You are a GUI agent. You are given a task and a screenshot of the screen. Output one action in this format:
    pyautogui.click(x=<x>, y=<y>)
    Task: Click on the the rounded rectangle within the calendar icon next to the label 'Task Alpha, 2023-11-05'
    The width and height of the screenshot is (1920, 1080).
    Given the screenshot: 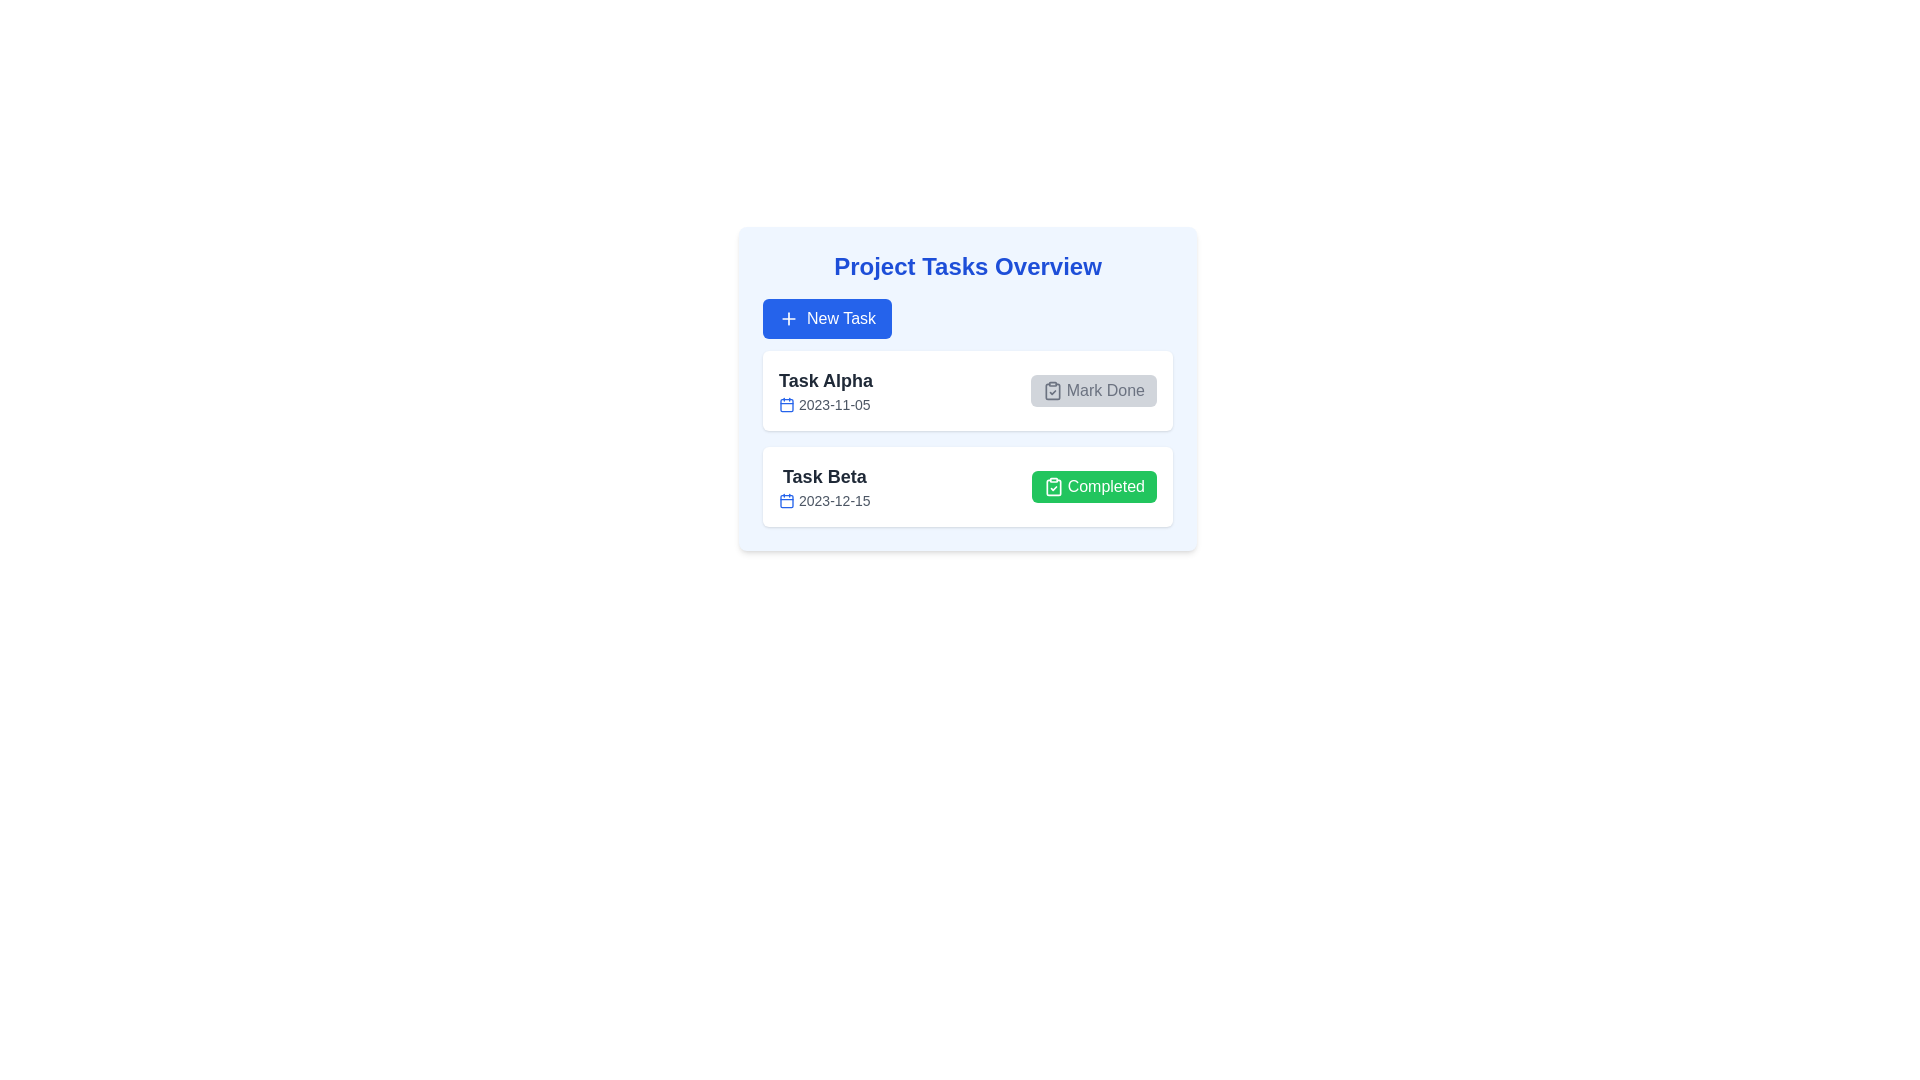 What is the action you would take?
    pyautogui.click(x=786, y=405)
    